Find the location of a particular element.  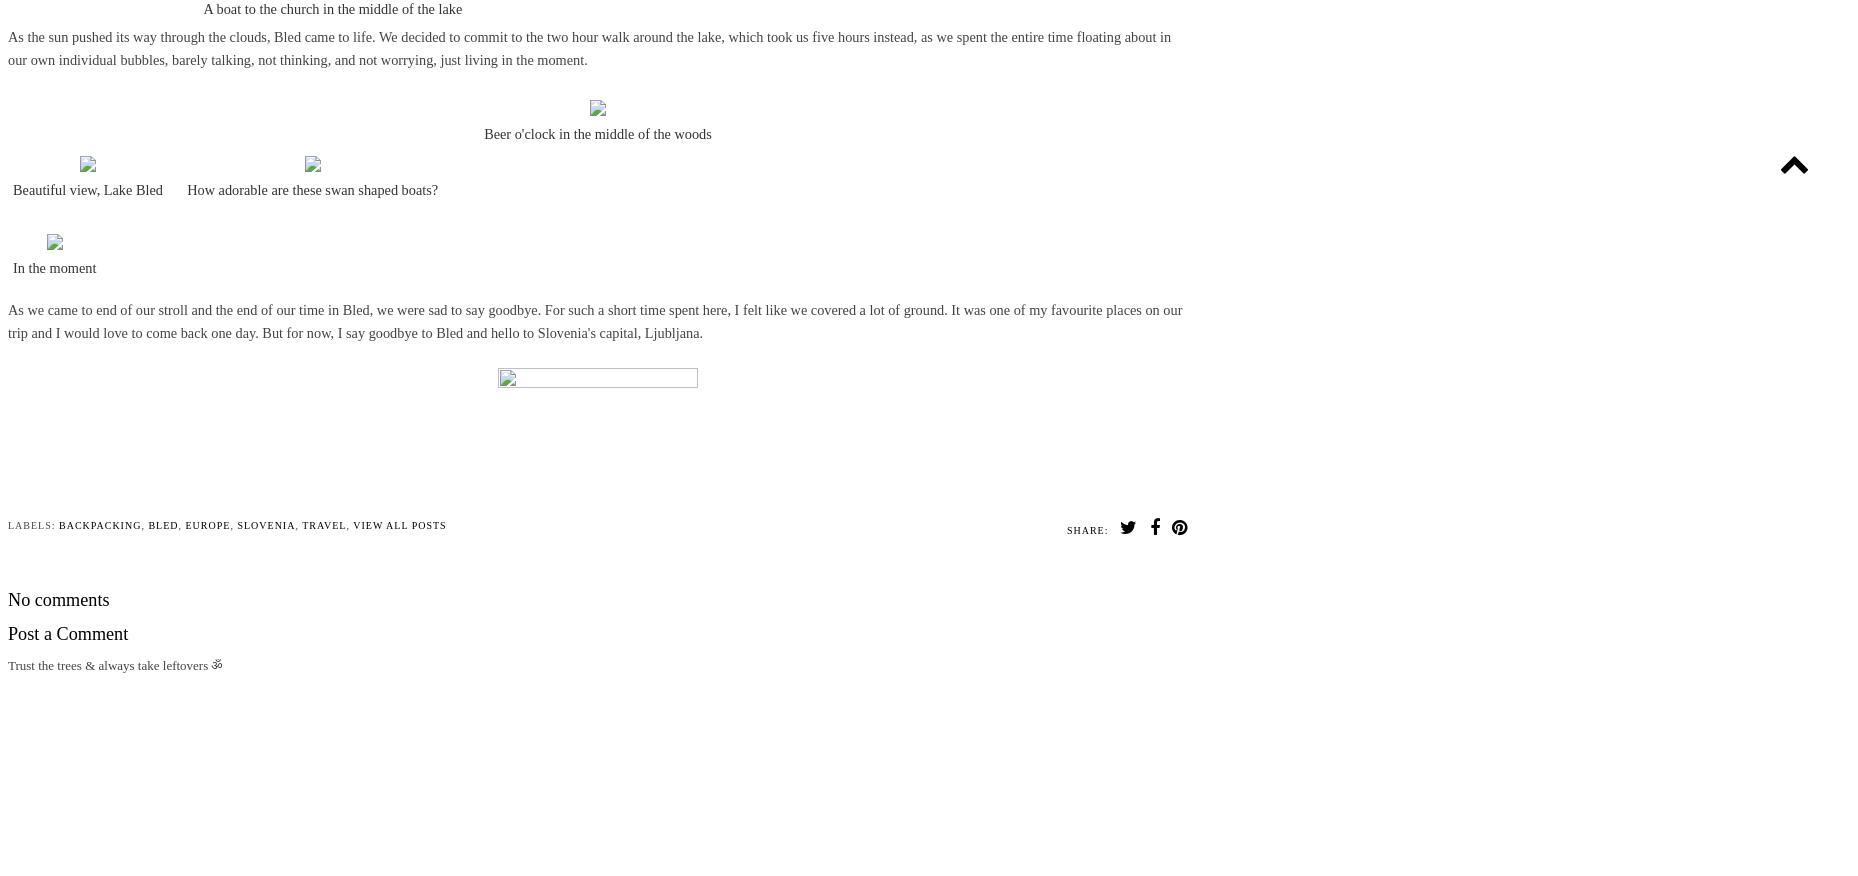

'Slovenia' is located at coordinates (265, 524).